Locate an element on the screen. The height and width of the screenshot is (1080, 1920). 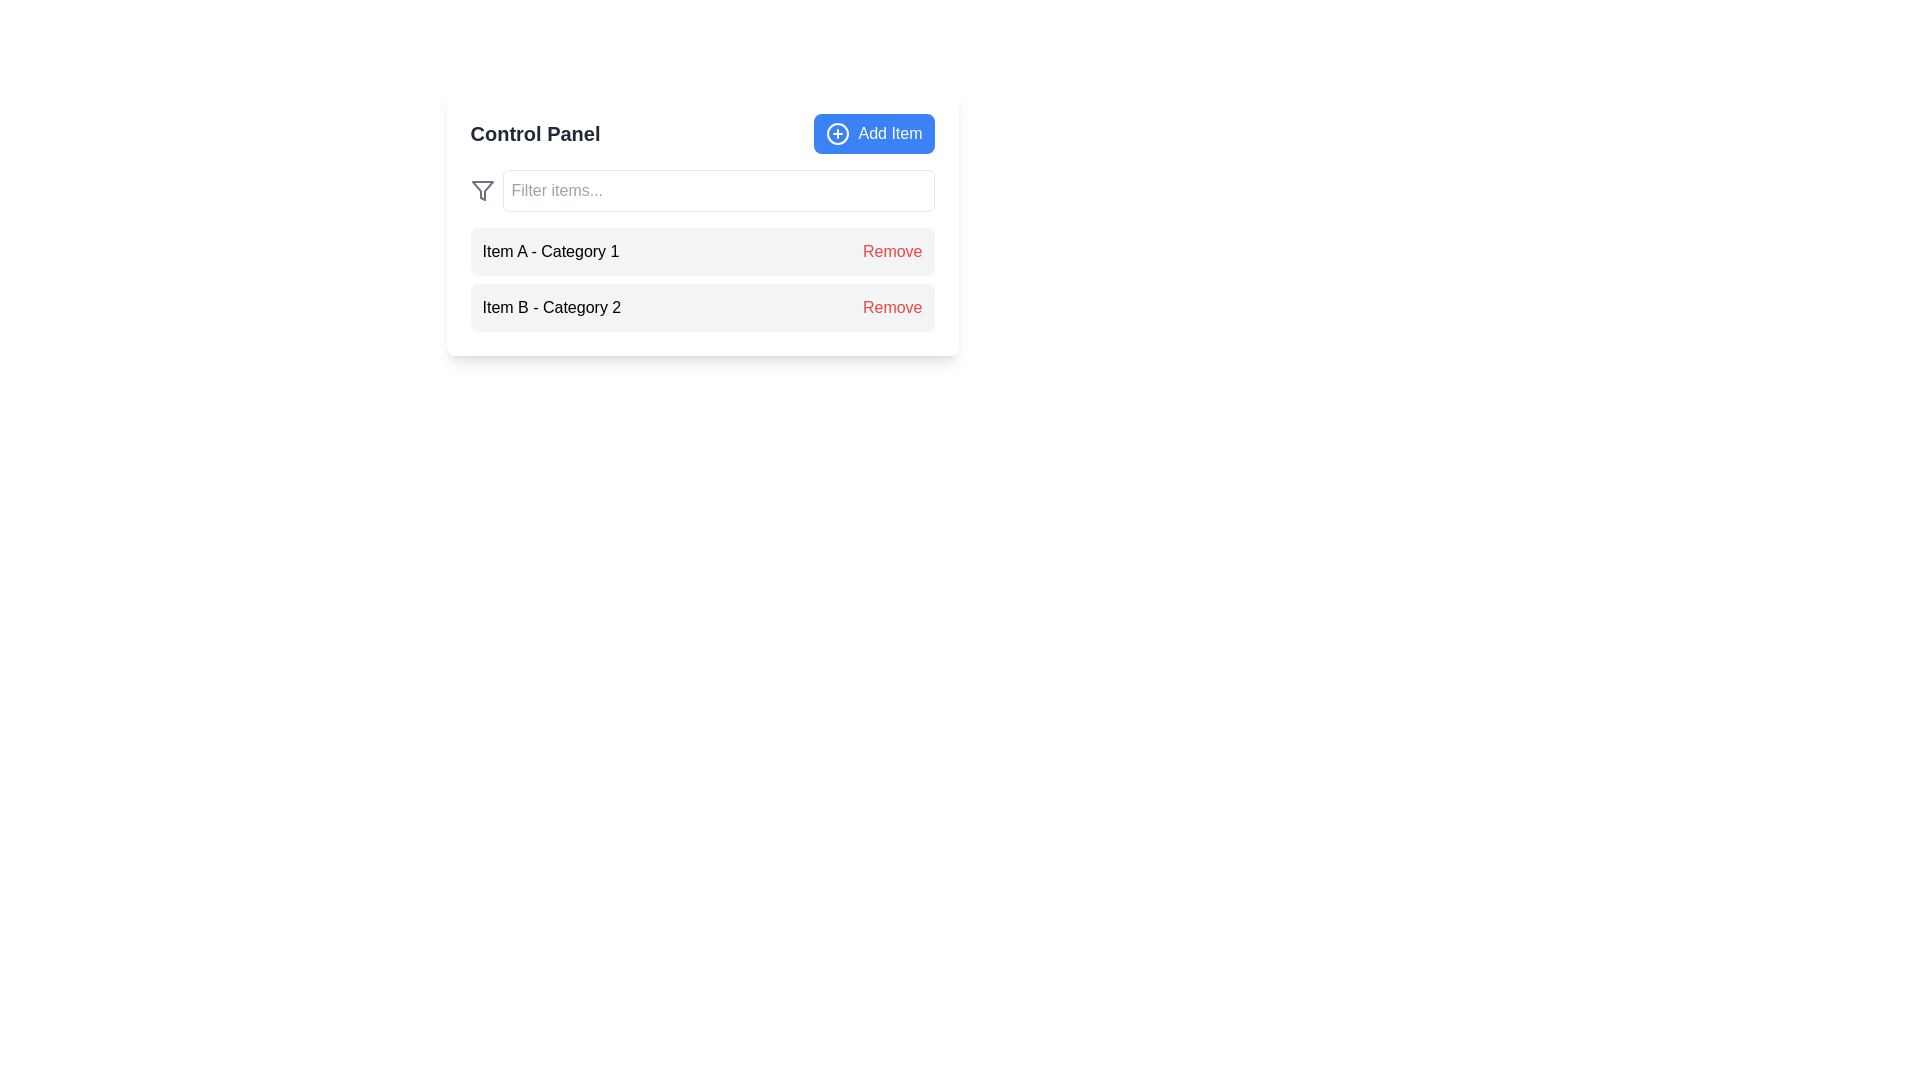
the removal button for 'Item B - Category 2' is located at coordinates (891, 308).